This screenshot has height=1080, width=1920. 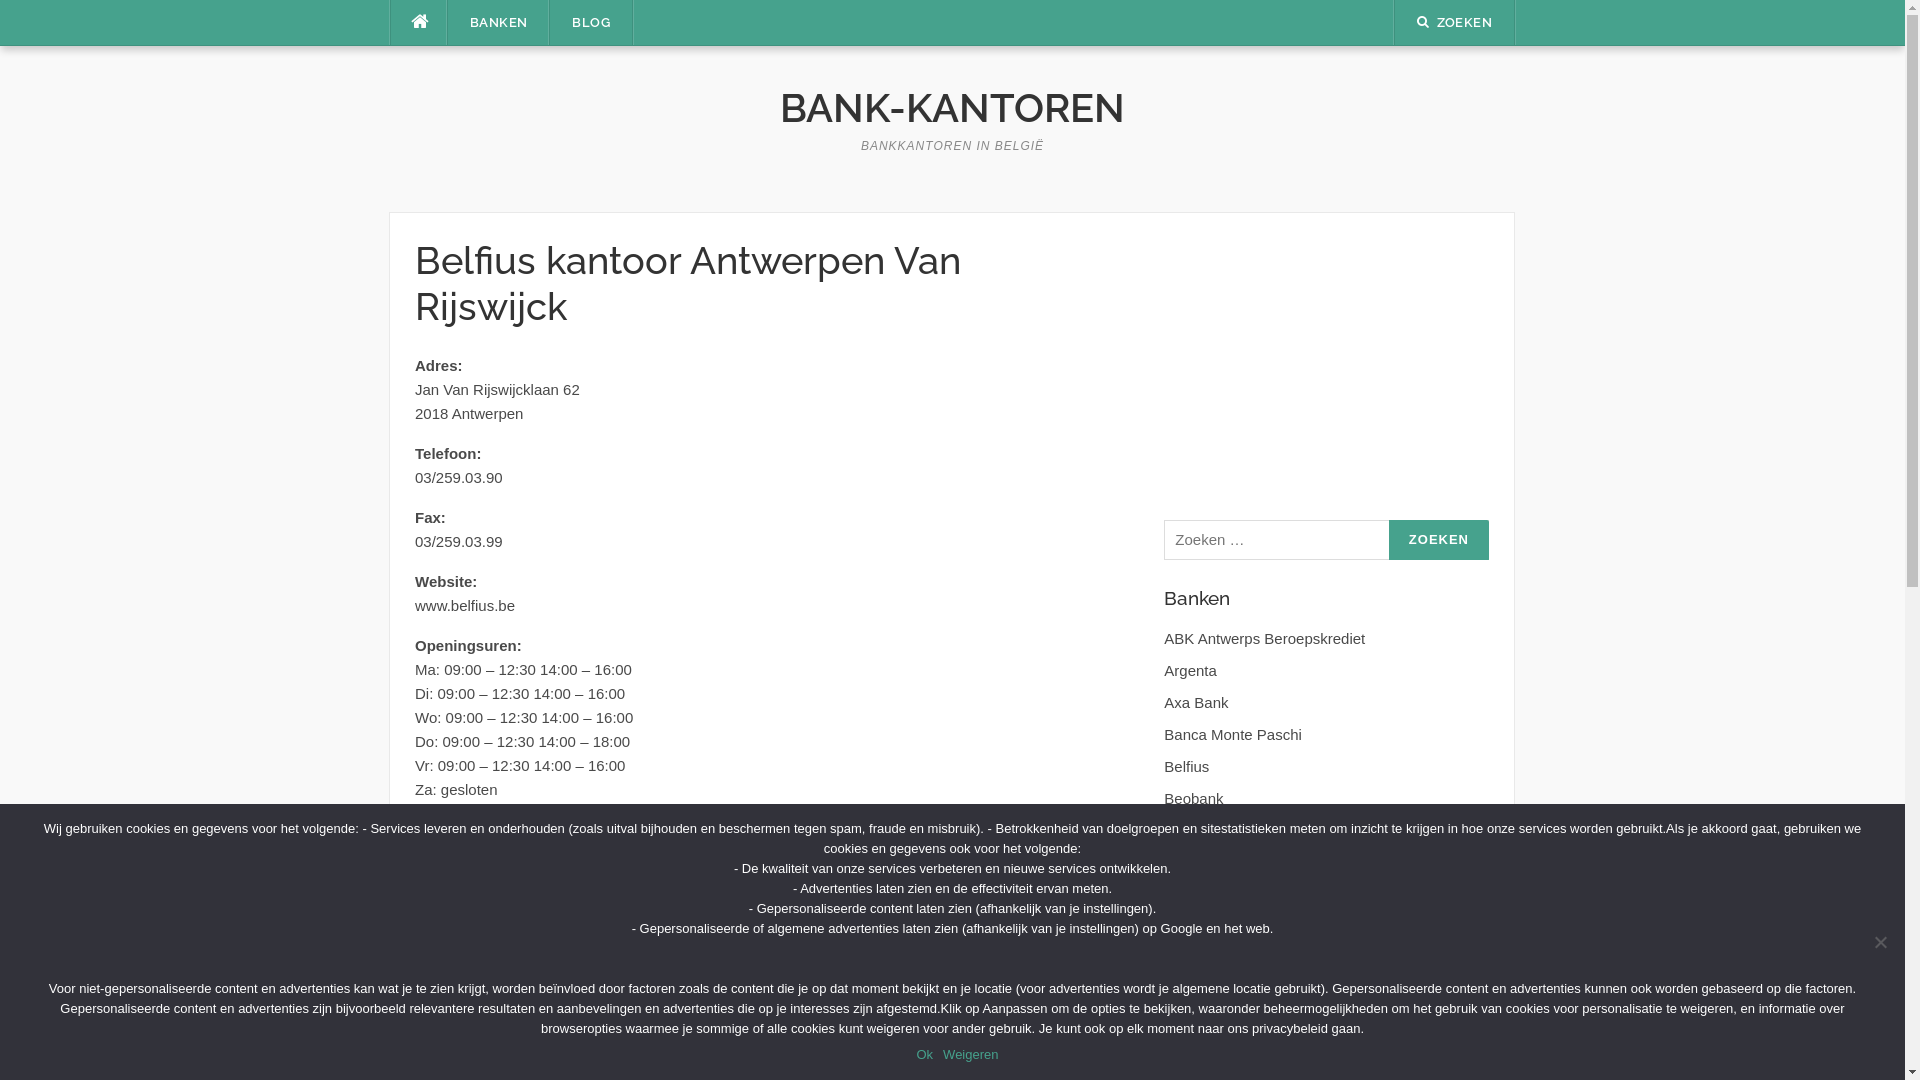 I want to click on 'Weigeren', so click(x=970, y=1054).